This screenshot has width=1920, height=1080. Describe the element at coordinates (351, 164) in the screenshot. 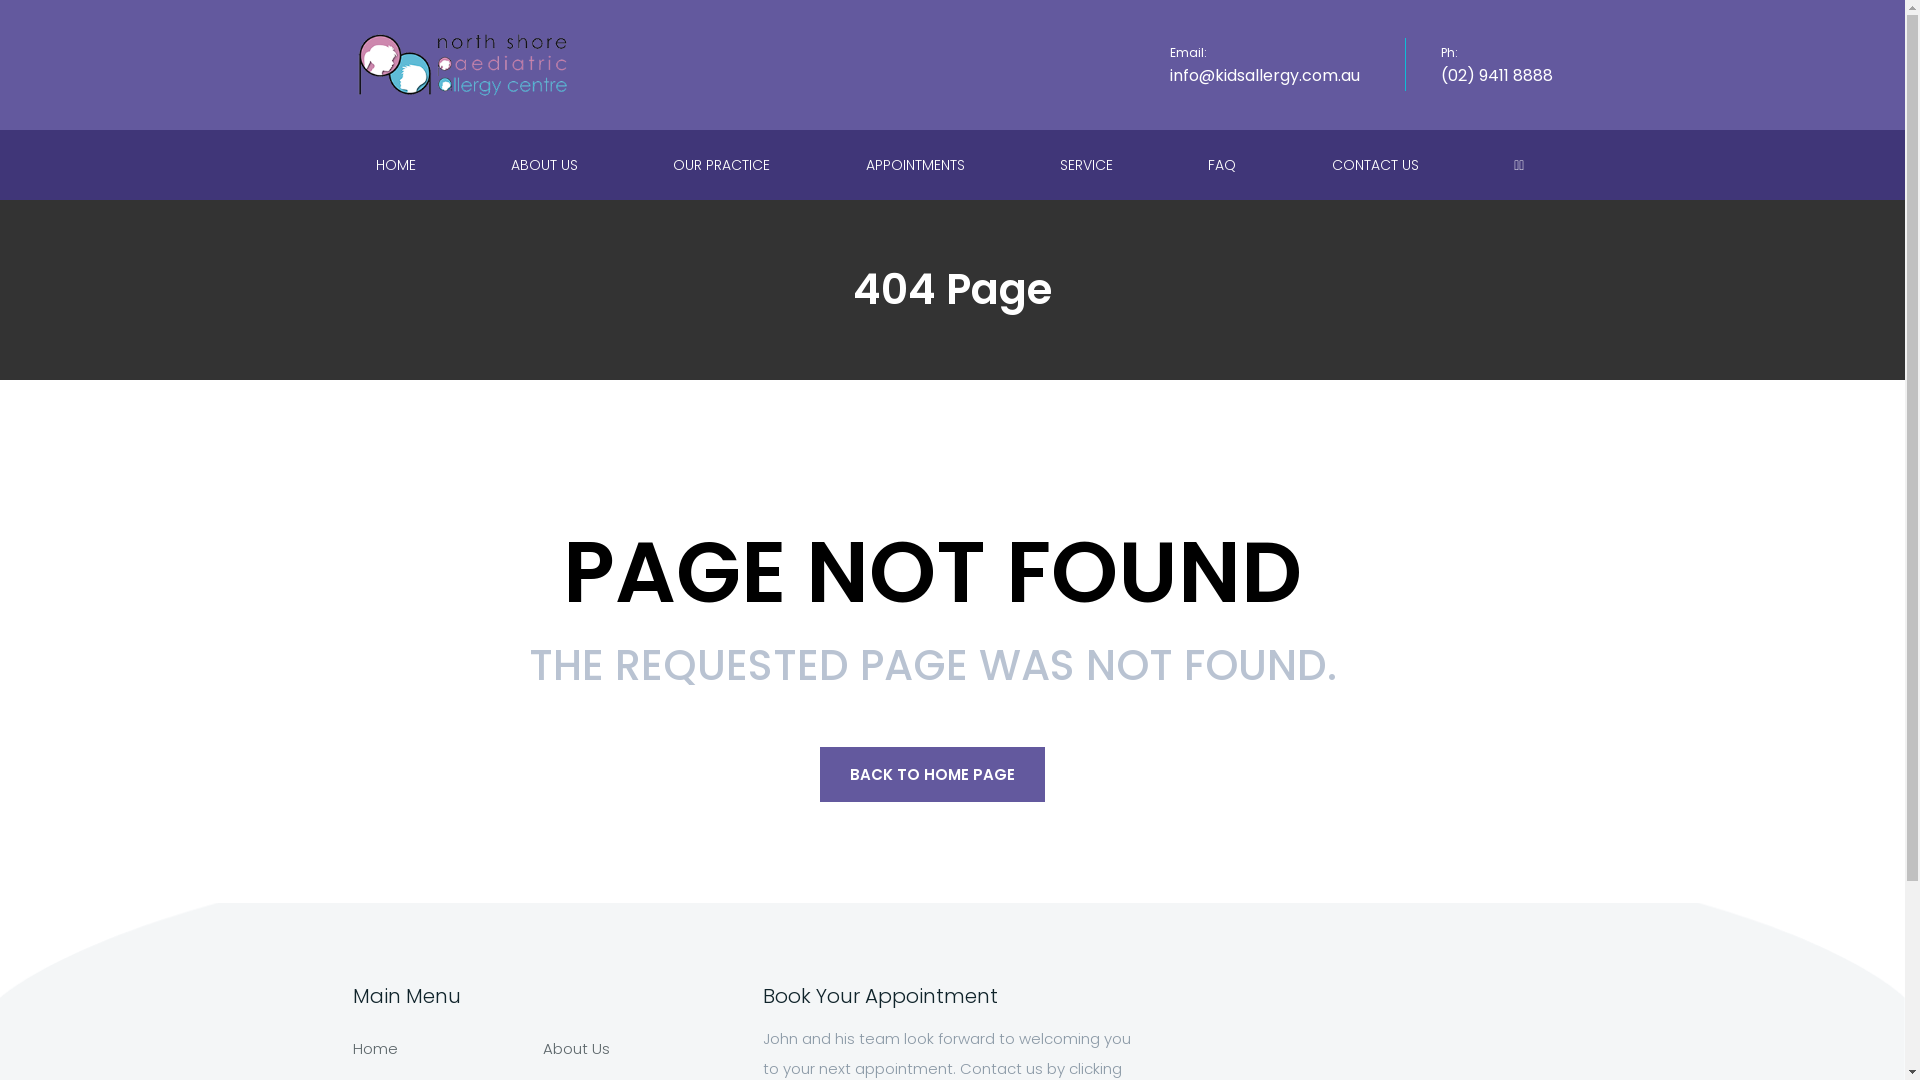

I see `'HOME'` at that location.